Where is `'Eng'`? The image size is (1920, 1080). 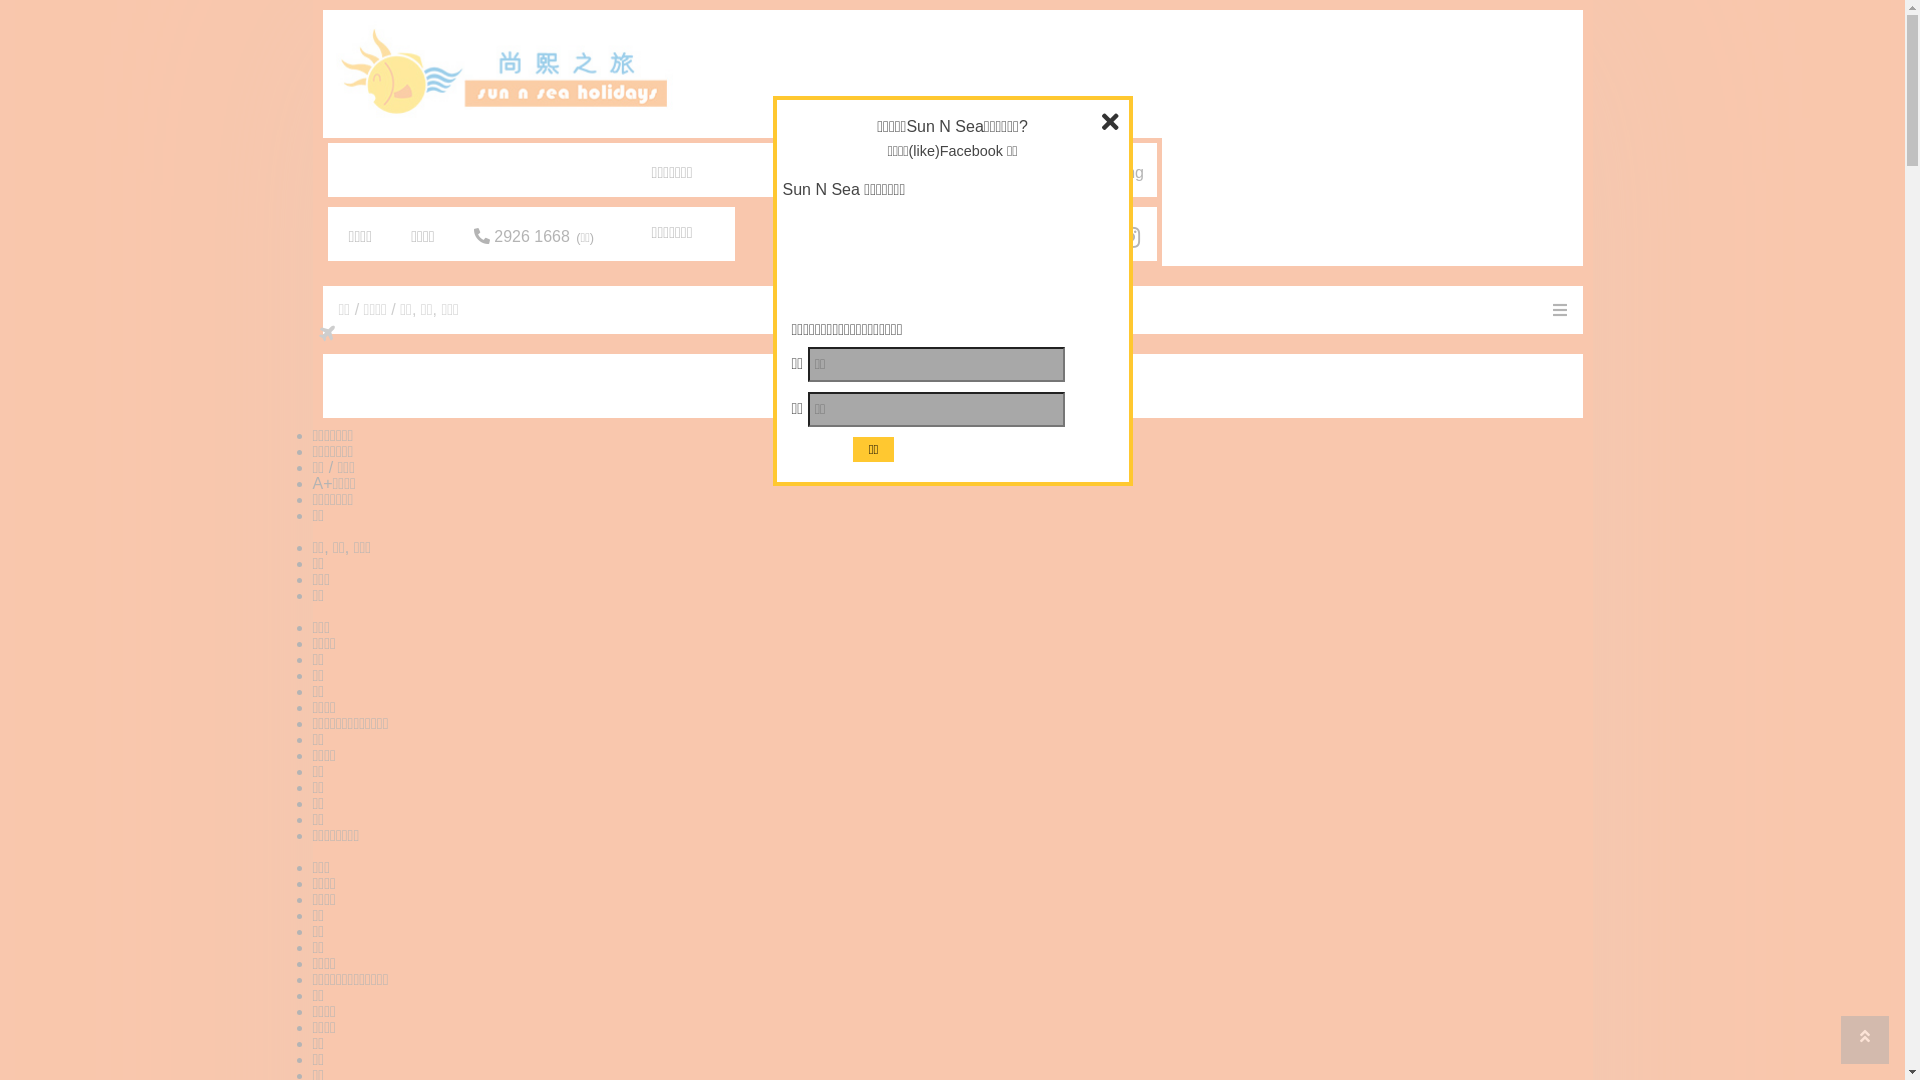 'Eng' is located at coordinates (1129, 171).